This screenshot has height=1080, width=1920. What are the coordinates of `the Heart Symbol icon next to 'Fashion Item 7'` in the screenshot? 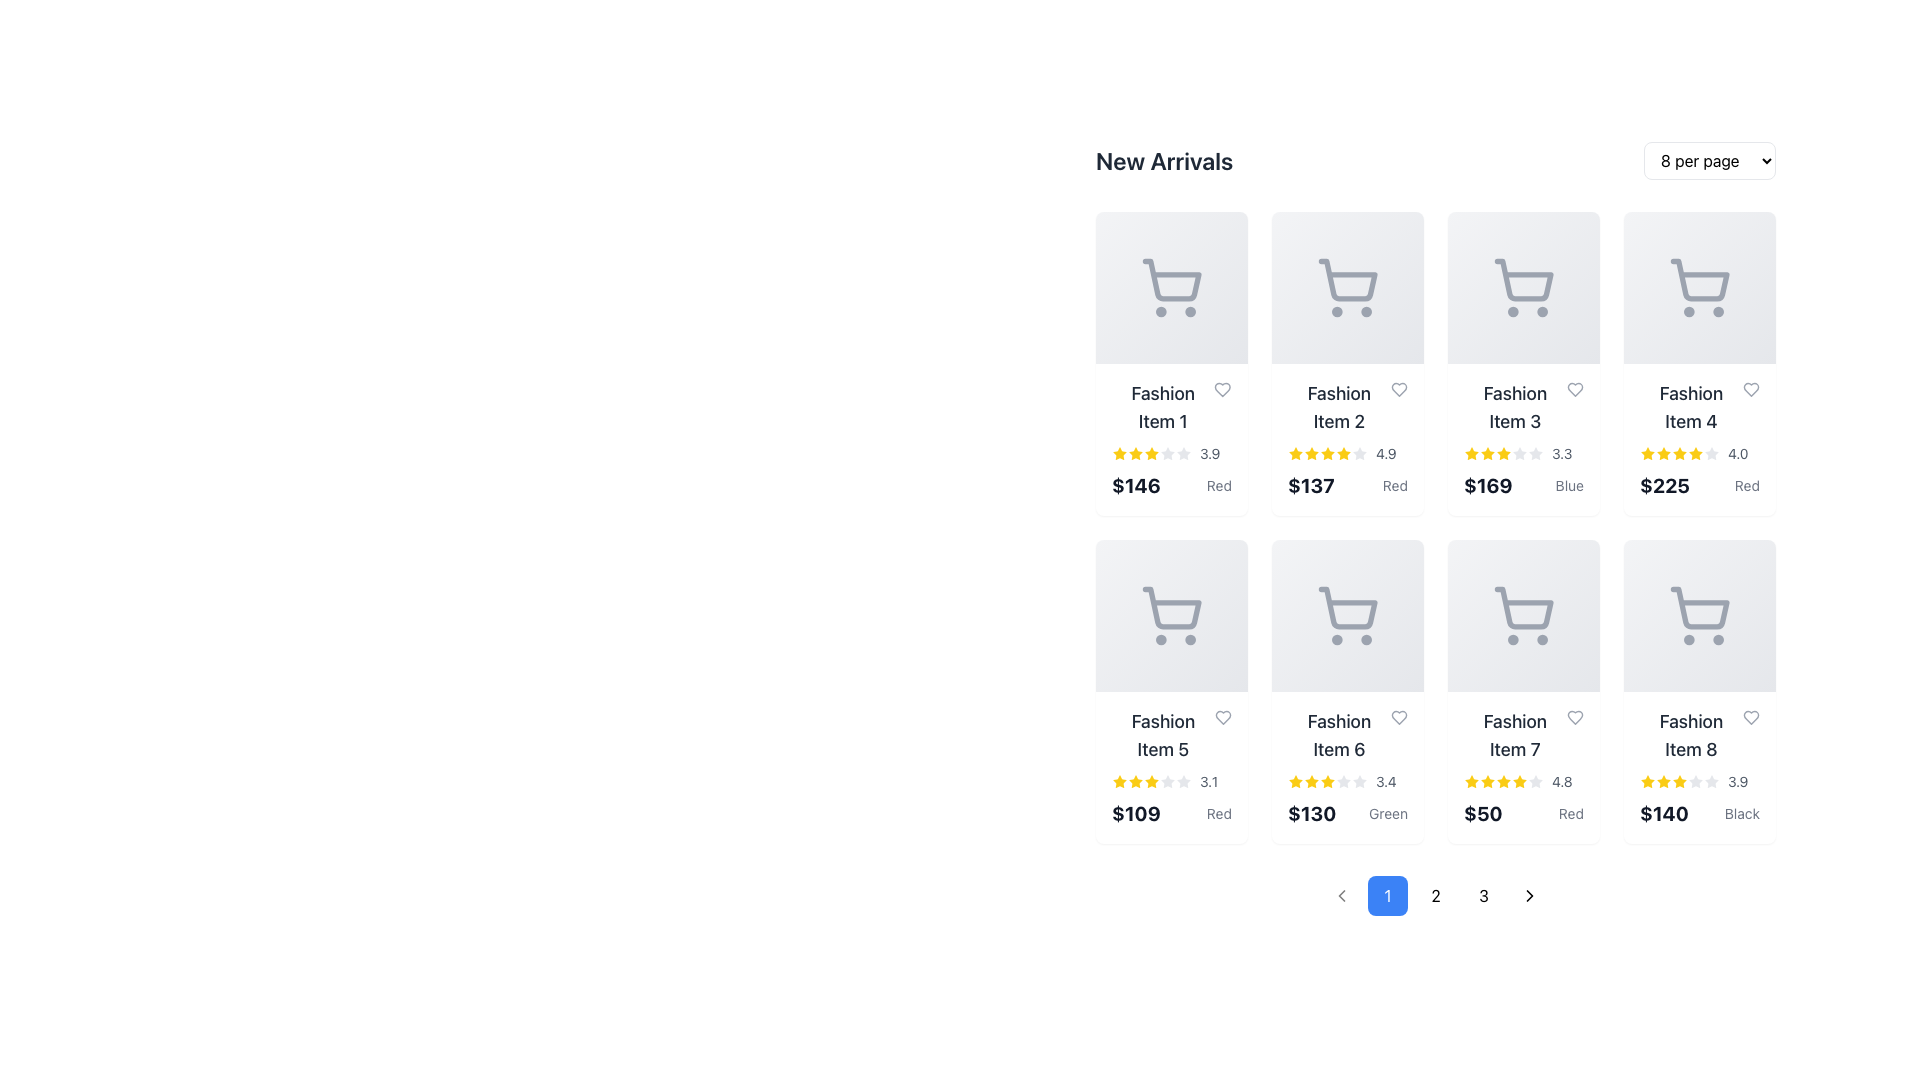 It's located at (1574, 716).